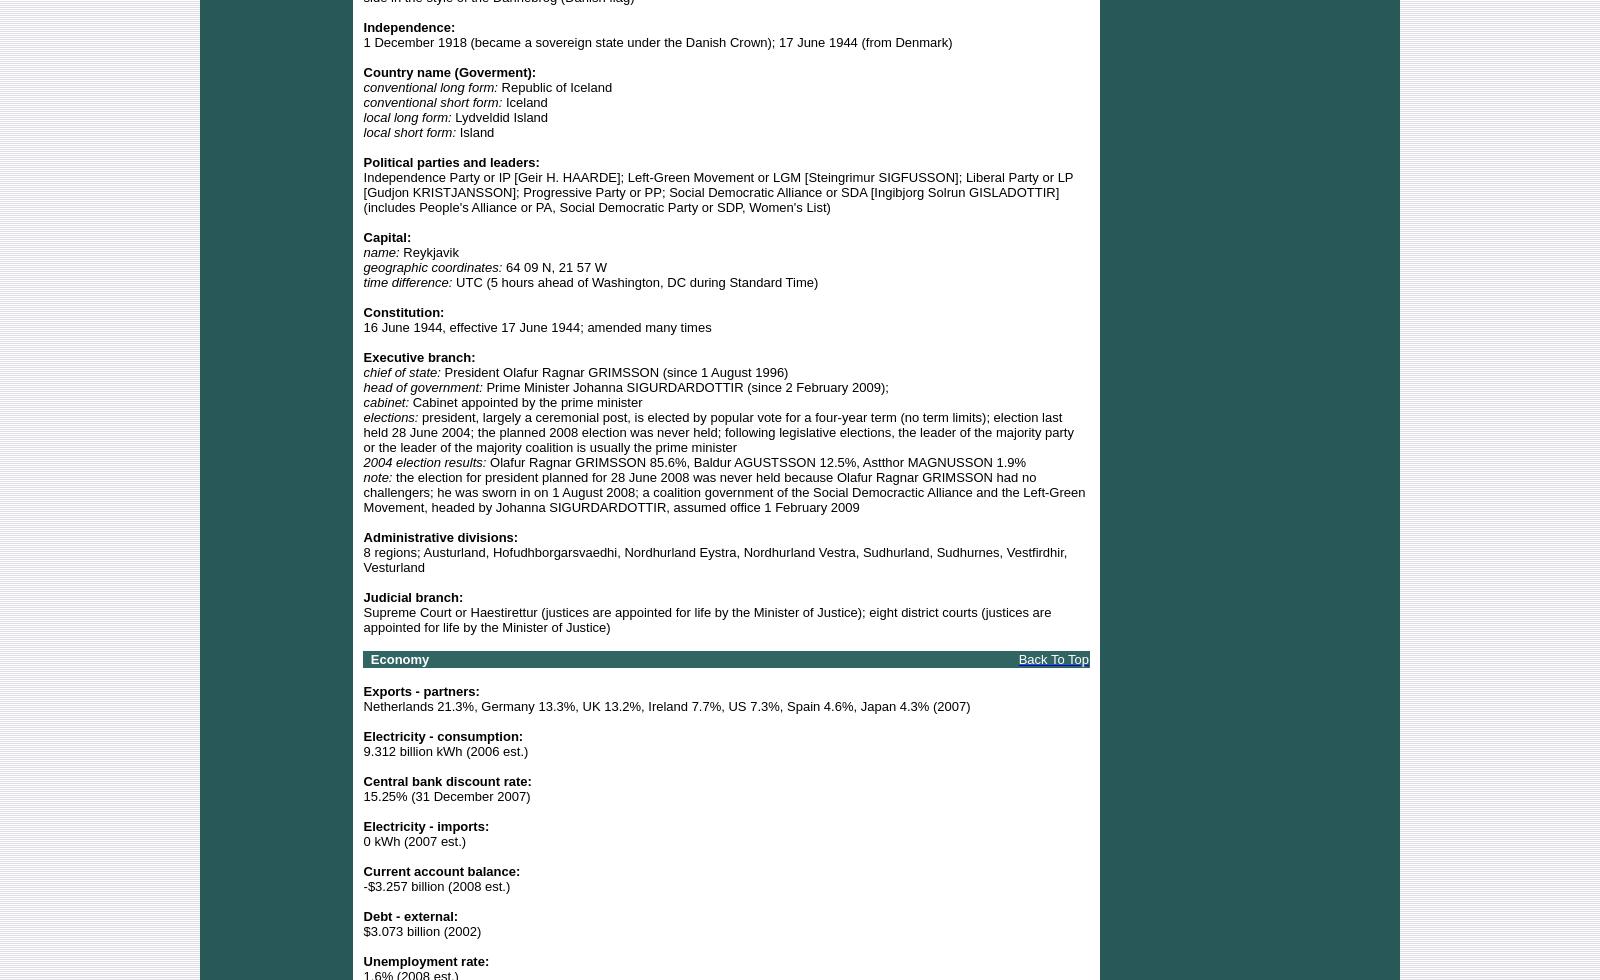  Describe the element at coordinates (442, 735) in the screenshot. I see `'Electricity - consumption:'` at that location.